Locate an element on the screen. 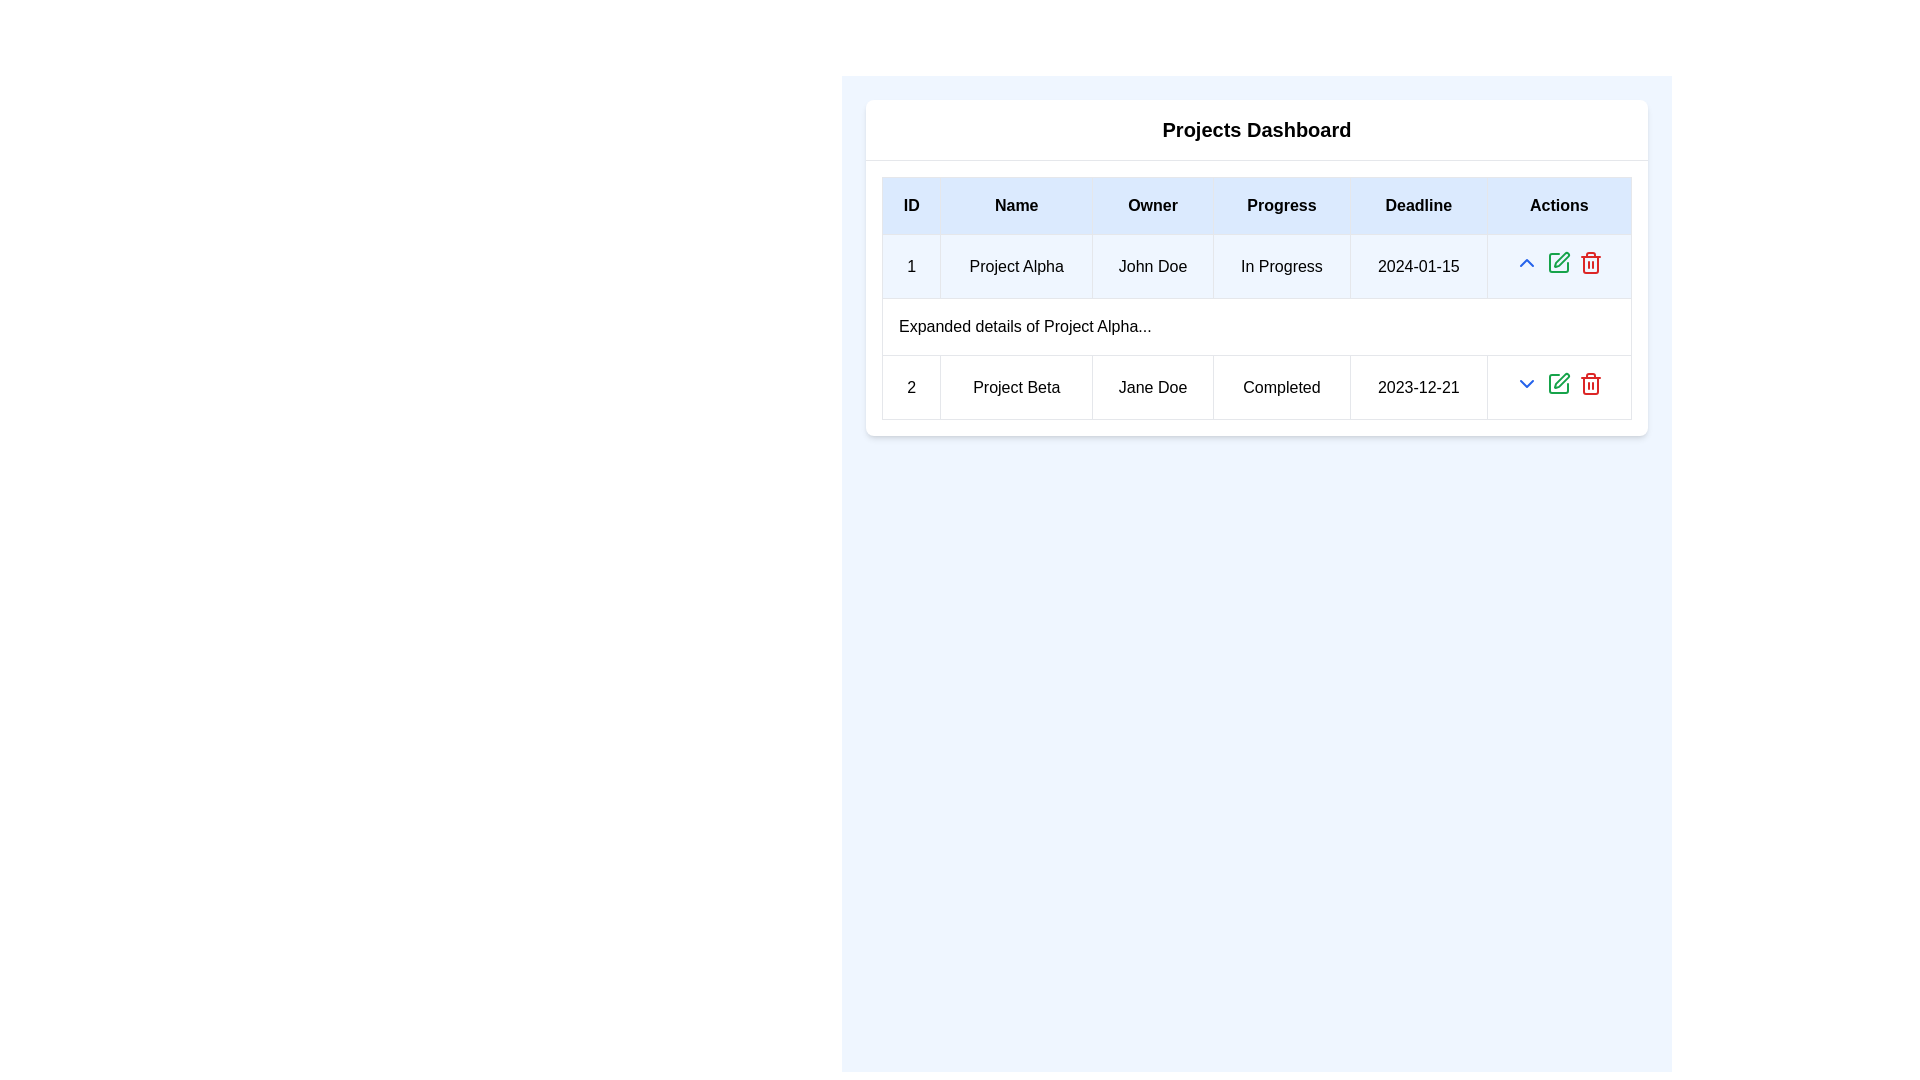 This screenshot has width=1920, height=1080. the table cell displaying 'Project Alpha' in bold black font, located in the second column of the first row under the 'Projects Dashboard' is located at coordinates (1016, 265).